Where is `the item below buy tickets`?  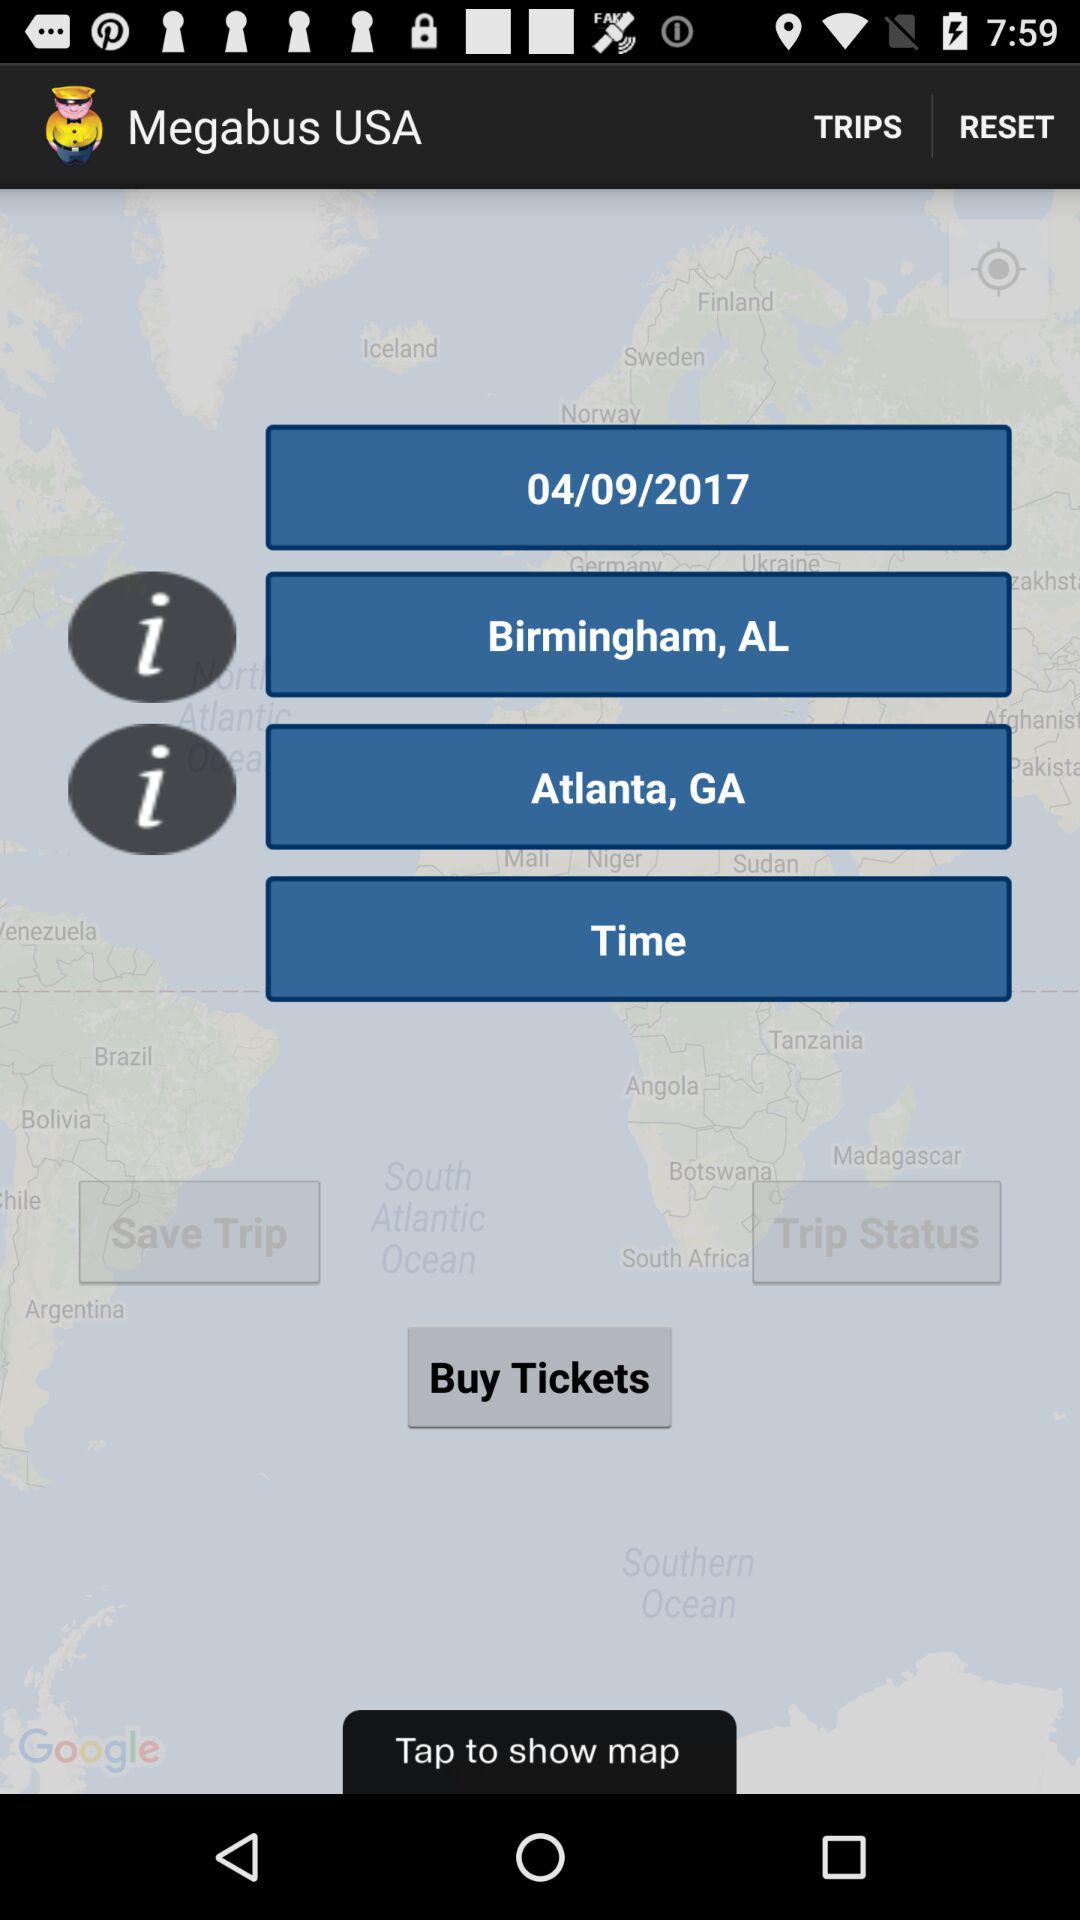
the item below buy tickets is located at coordinates (538, 1751).